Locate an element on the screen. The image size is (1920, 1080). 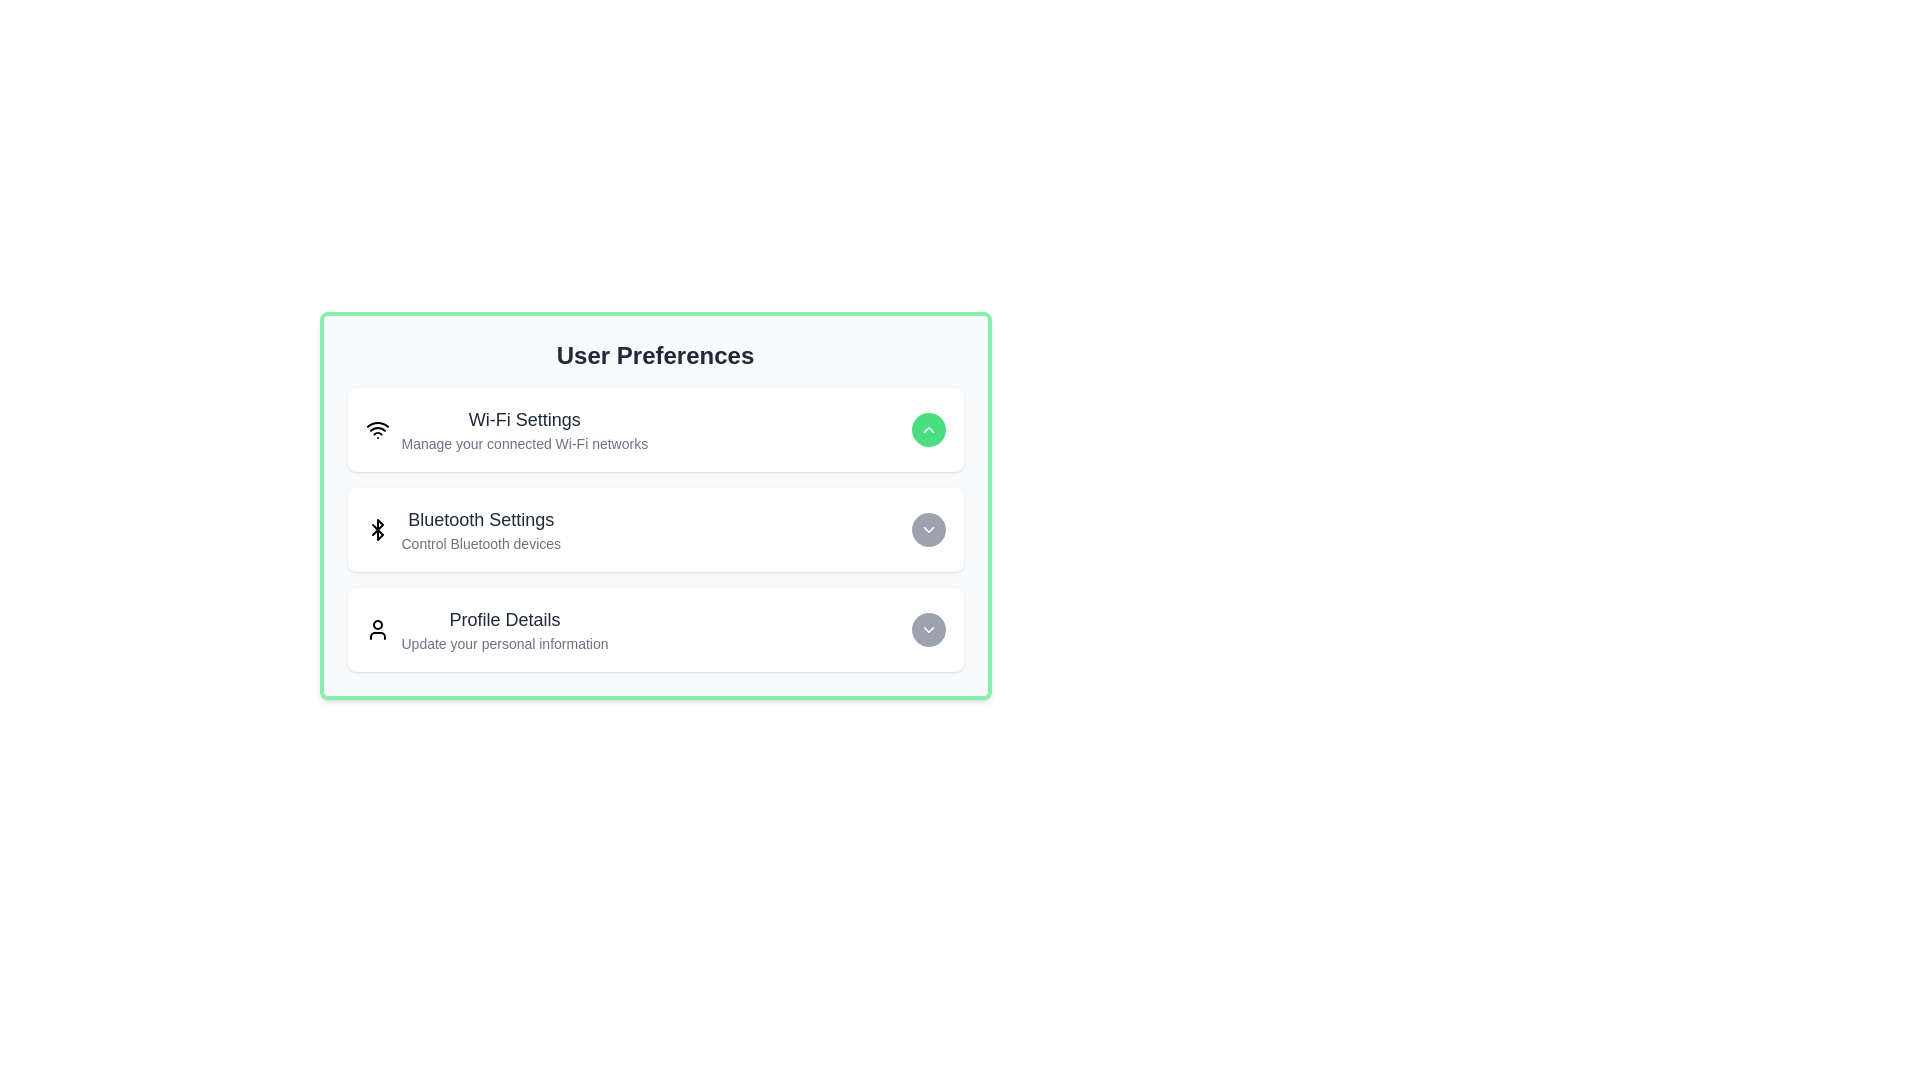
the preference corresponding to Profile Details is located at coordinates (927, 628).